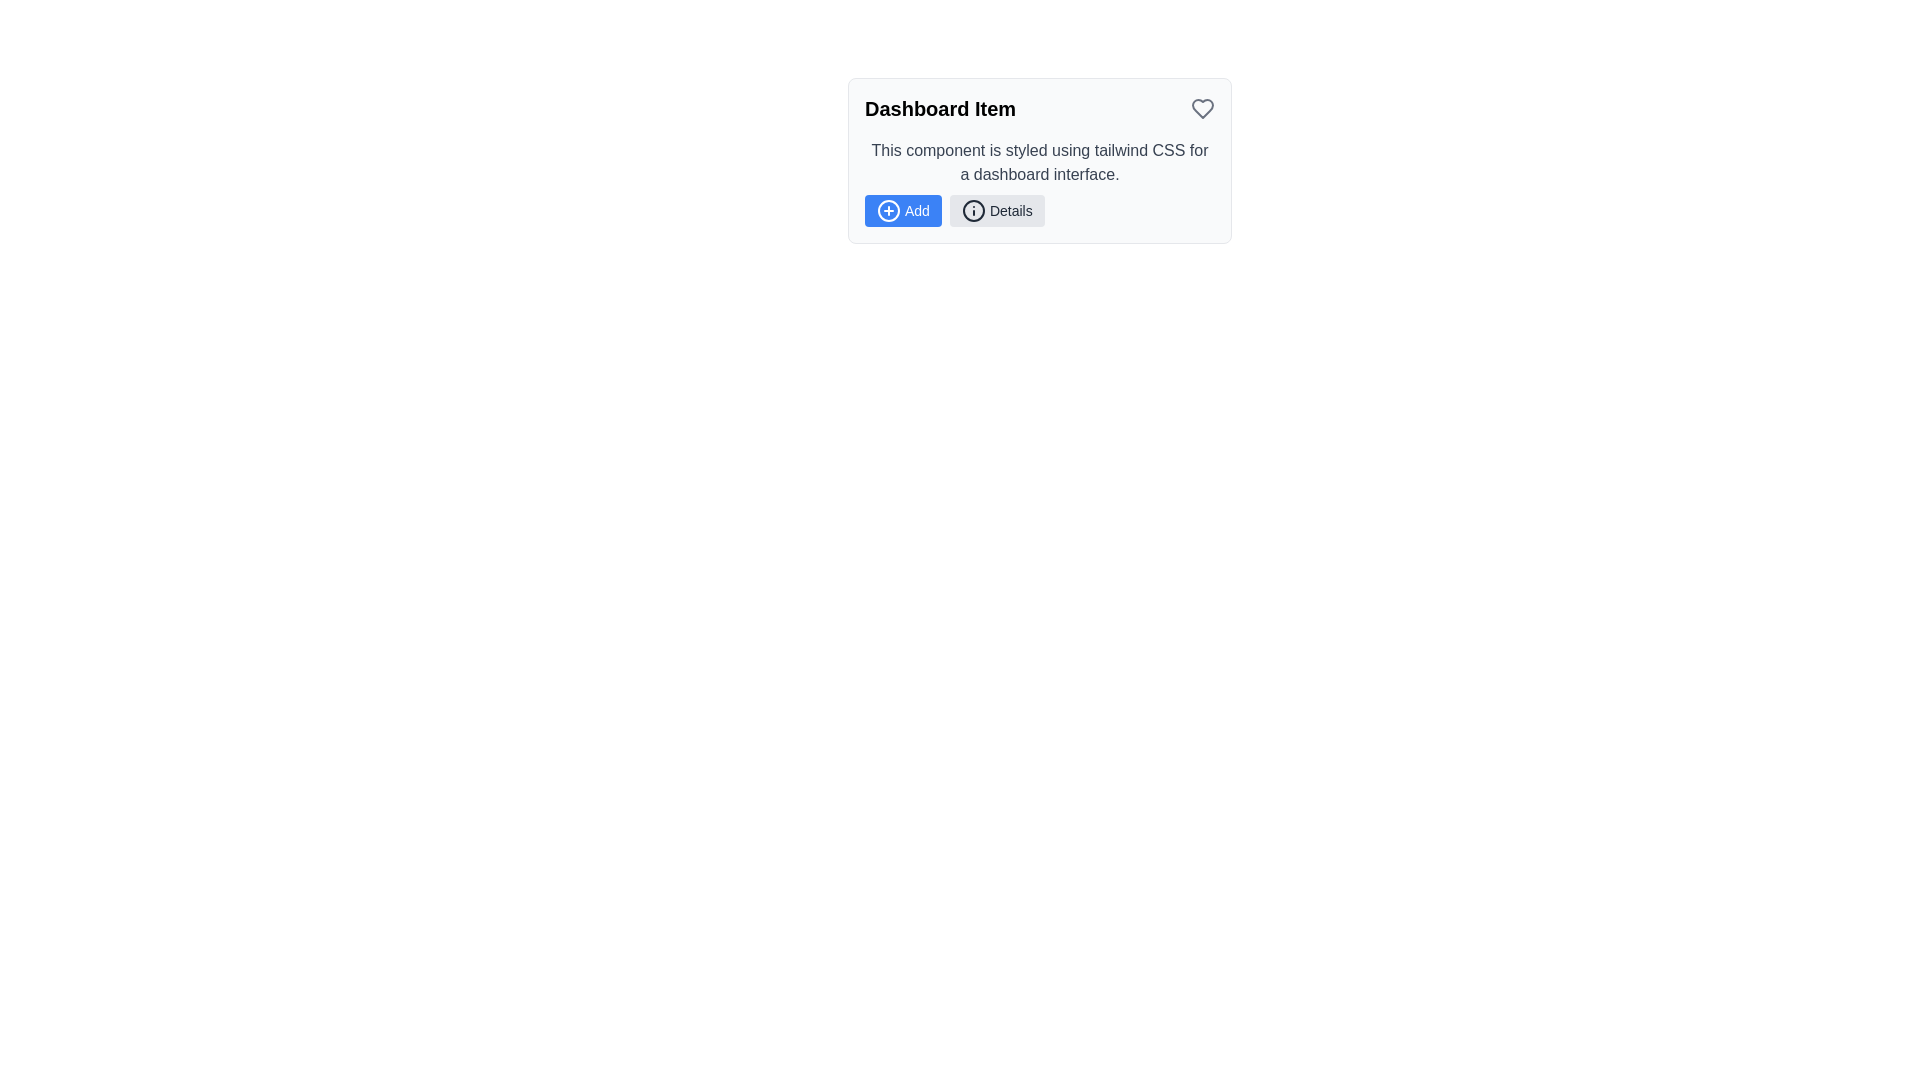 This screenshot has height=1080, width=1920. Describe the element at coordinates (887, 211) in the screenshot. I see `the outermost circular part of the graphical representation of the 'Add' button, which is located at the bottom-left corner below the text 'Dashboard Item'` at that location.